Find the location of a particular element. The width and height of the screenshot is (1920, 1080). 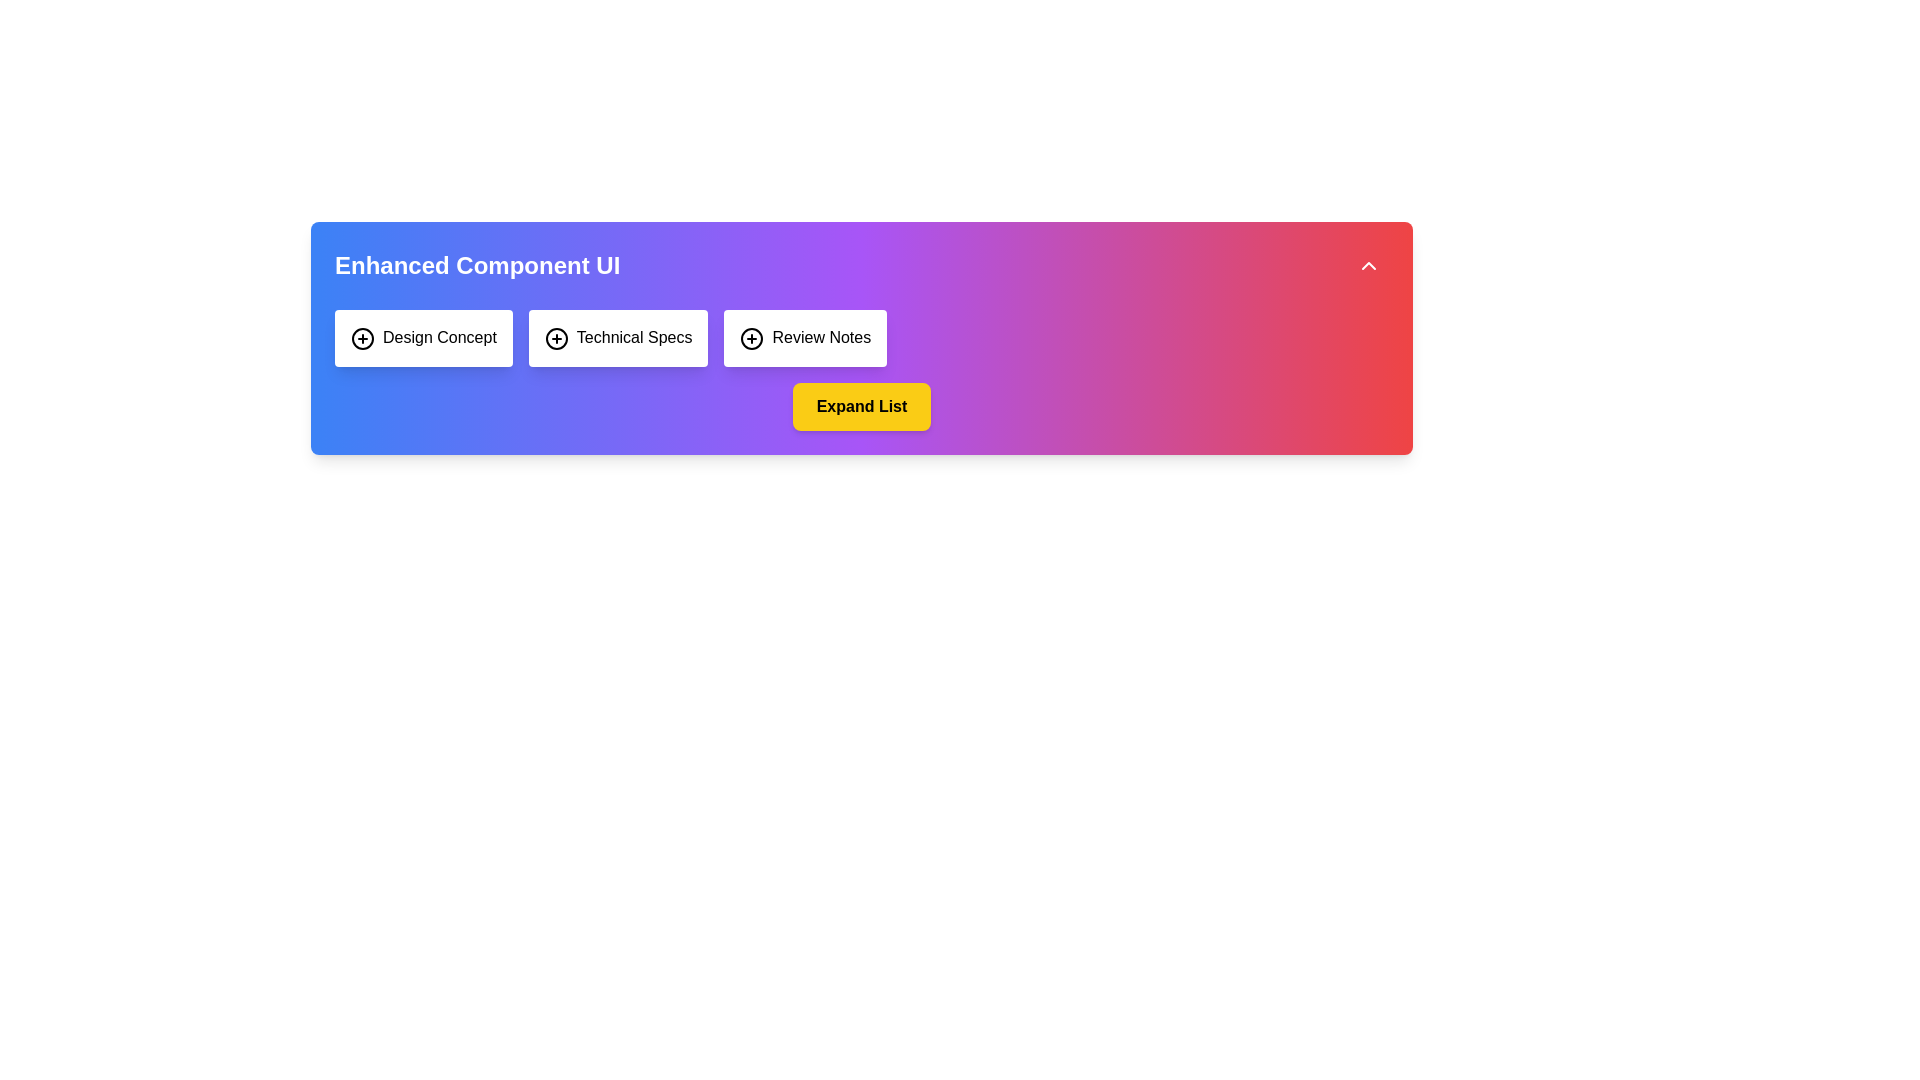

the small rounded square button with a solid red background and a white upward-pointing chevron icon is located at coordinates (1367, 265).